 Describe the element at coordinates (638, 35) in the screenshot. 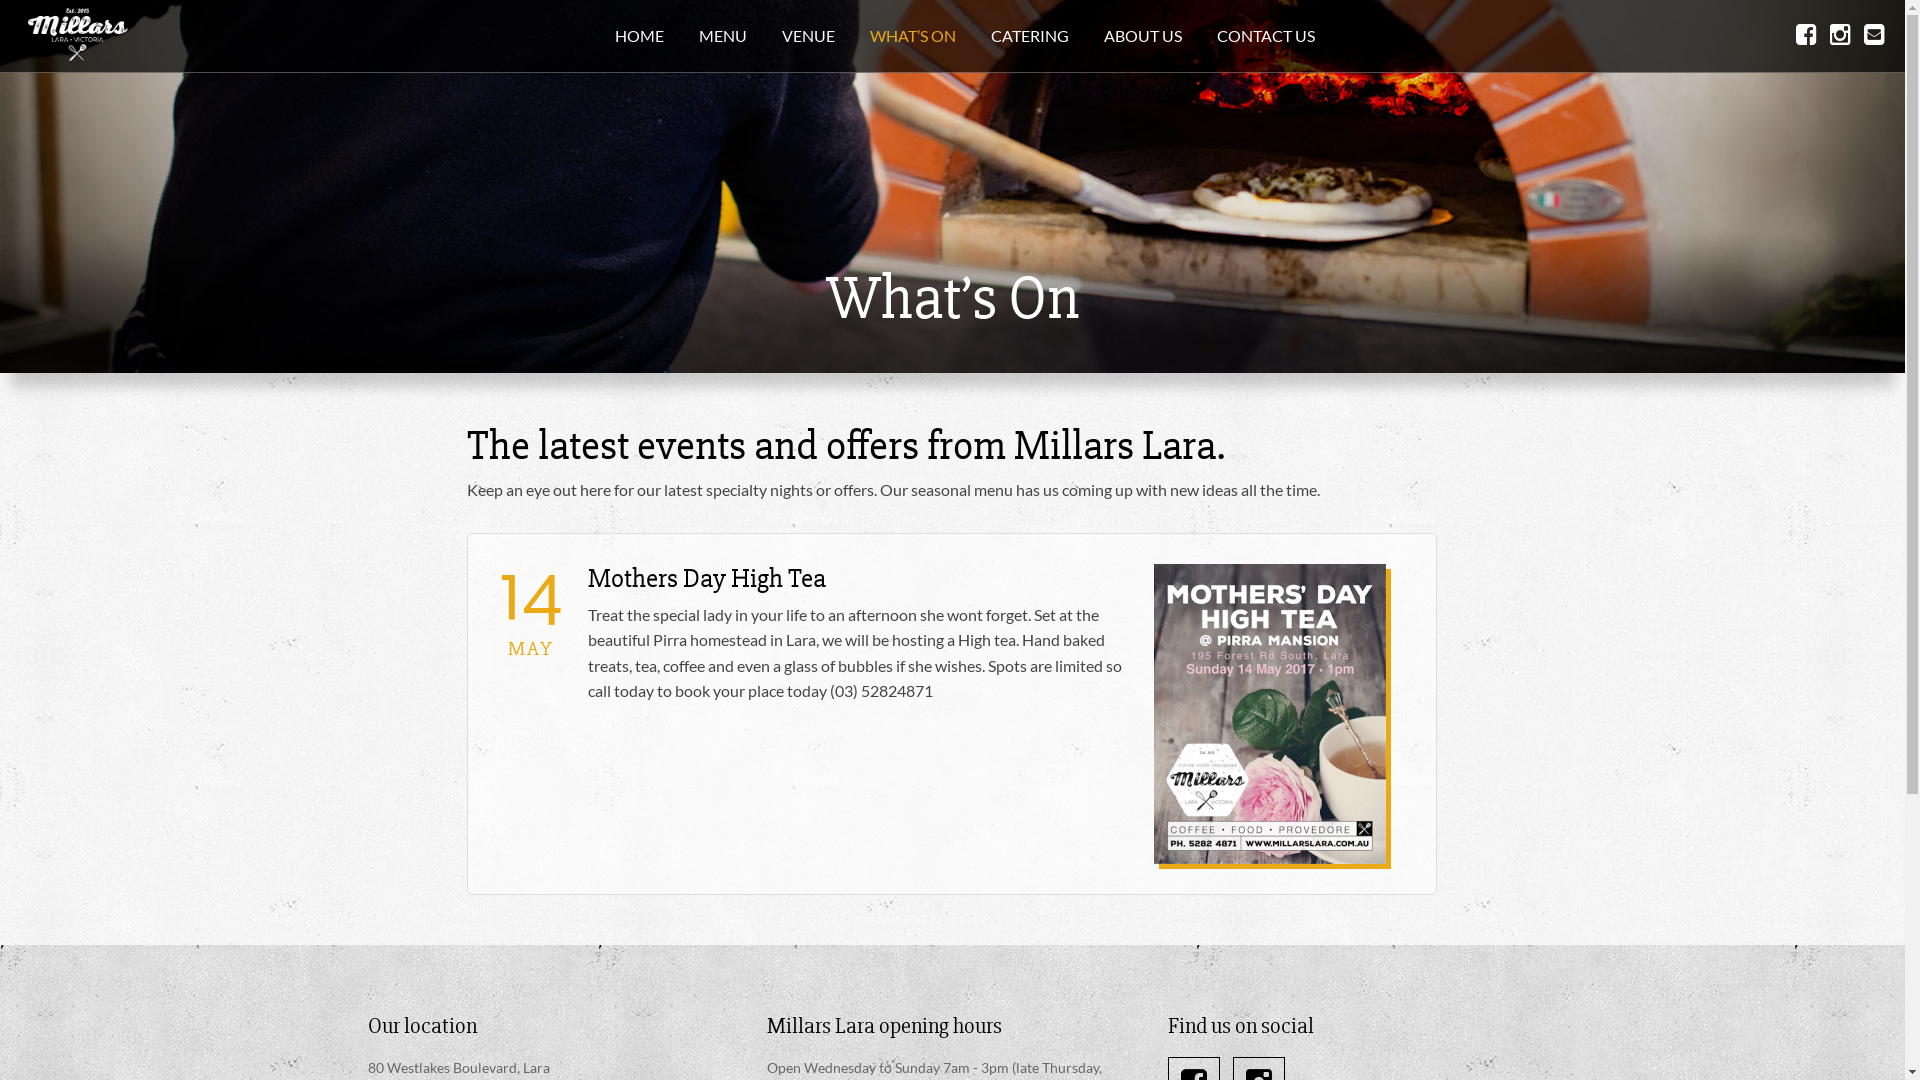

I see `'HOME'` at that location.